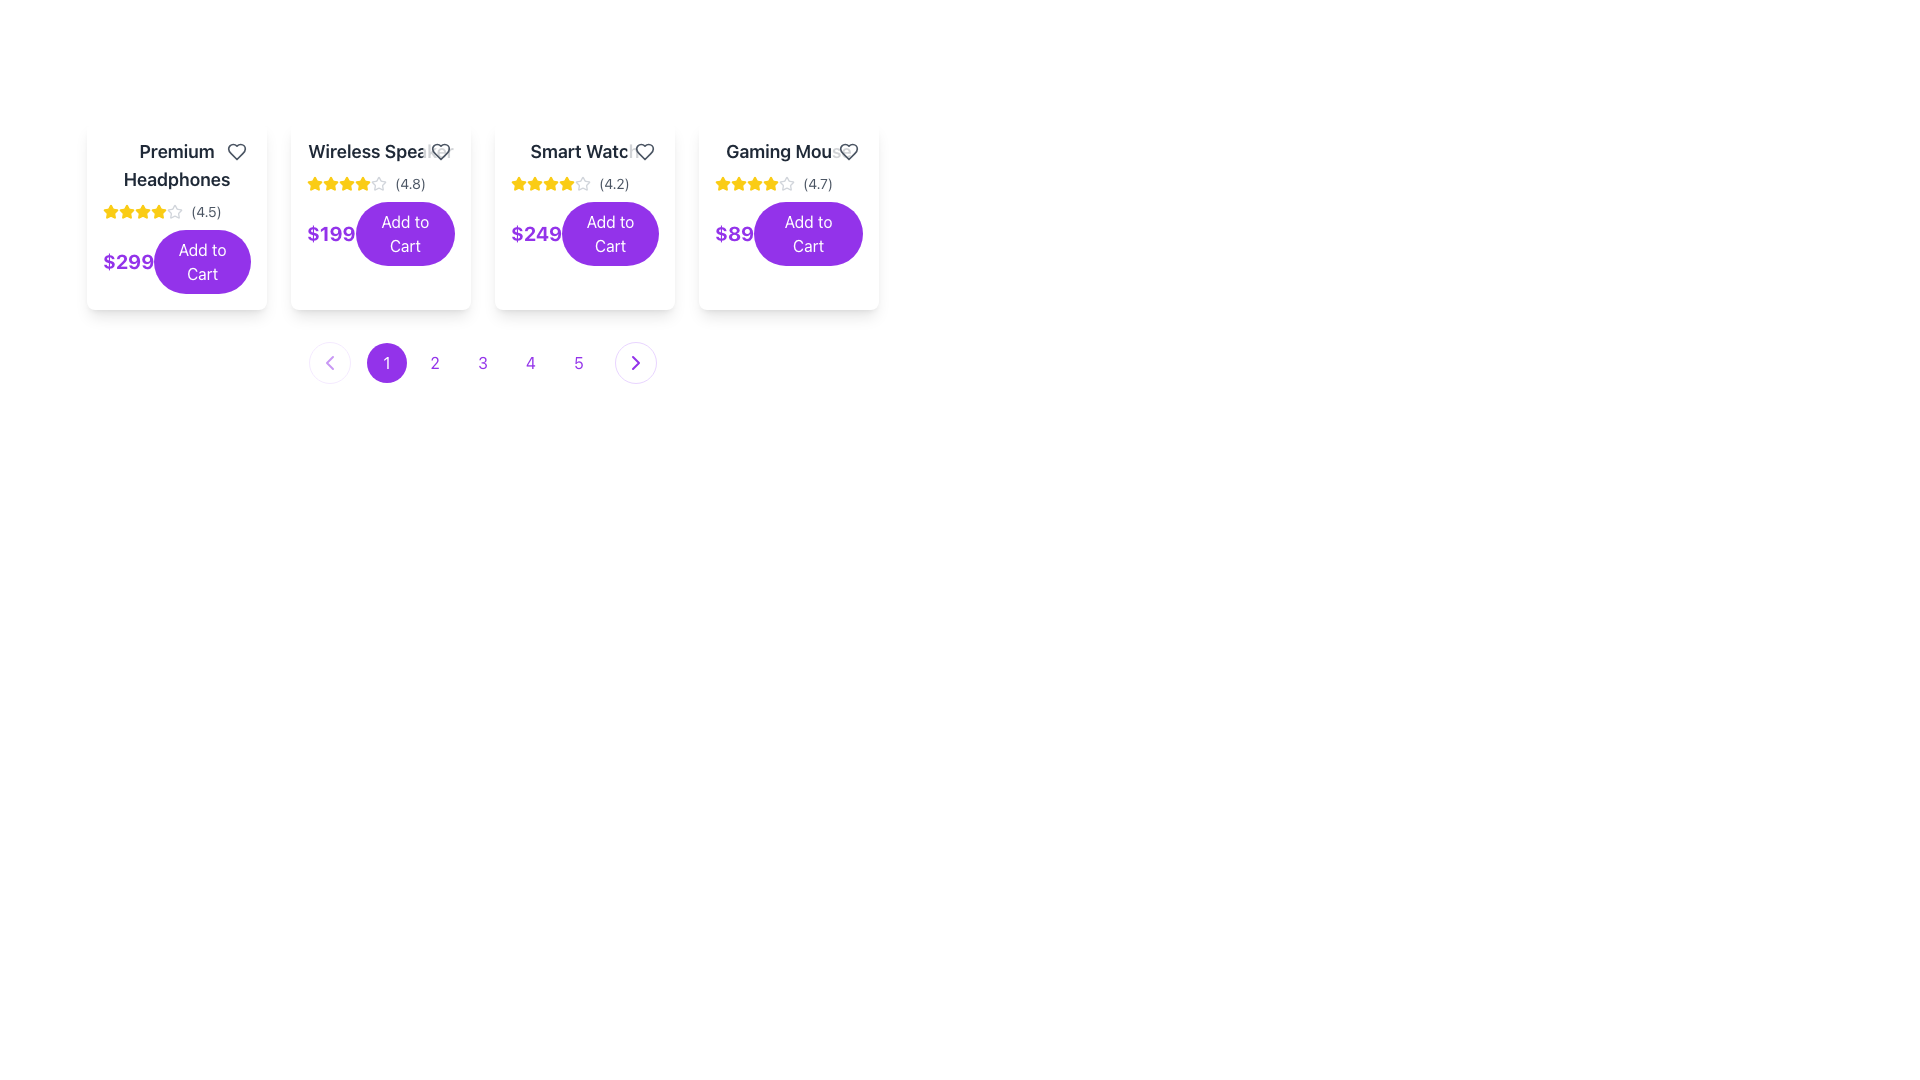 The image size is (1920, 1080). Describe the element at coordinates (644, 150) in the screenshot. I see `the favorite icon button located in the top-right corner of the 'Smart Watch' product card to mark the product as liked or add it to the favorites list` at that location.